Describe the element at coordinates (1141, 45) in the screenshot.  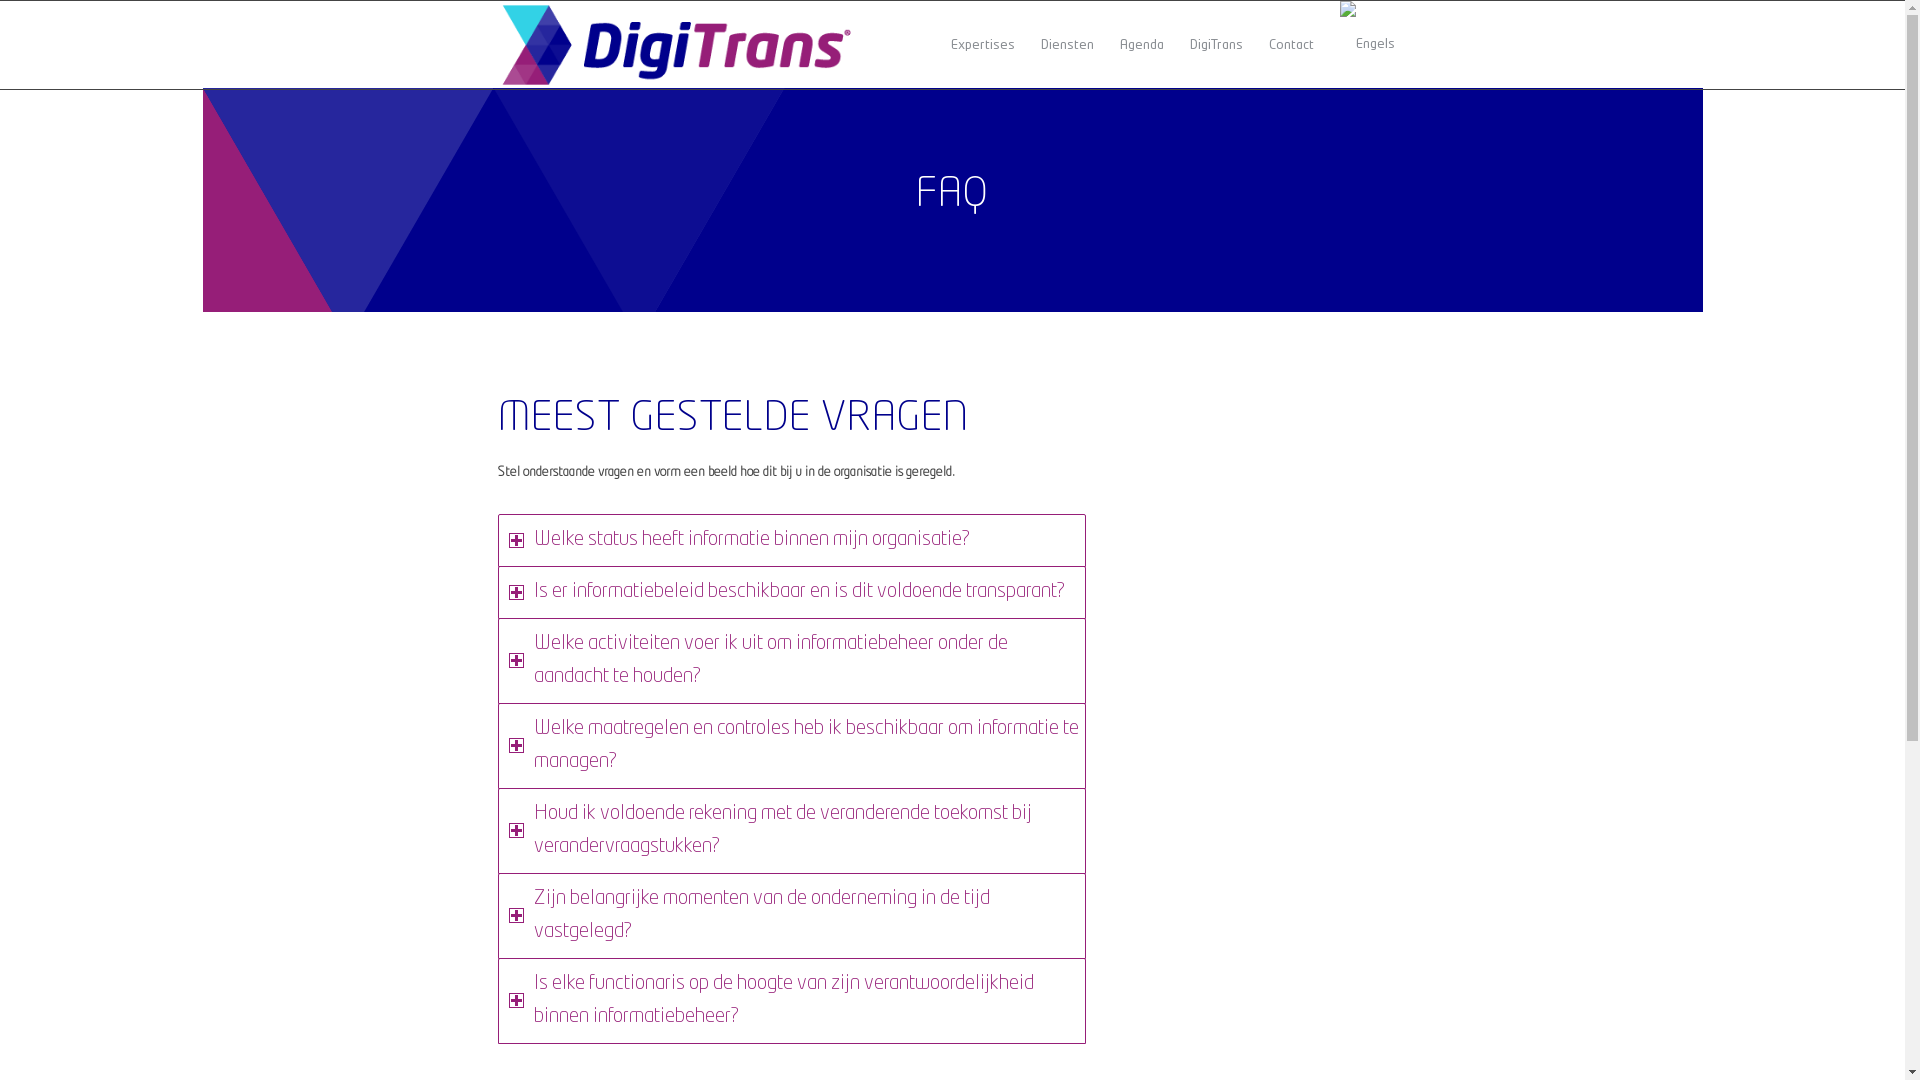
I see `'Agenda'` at that location.